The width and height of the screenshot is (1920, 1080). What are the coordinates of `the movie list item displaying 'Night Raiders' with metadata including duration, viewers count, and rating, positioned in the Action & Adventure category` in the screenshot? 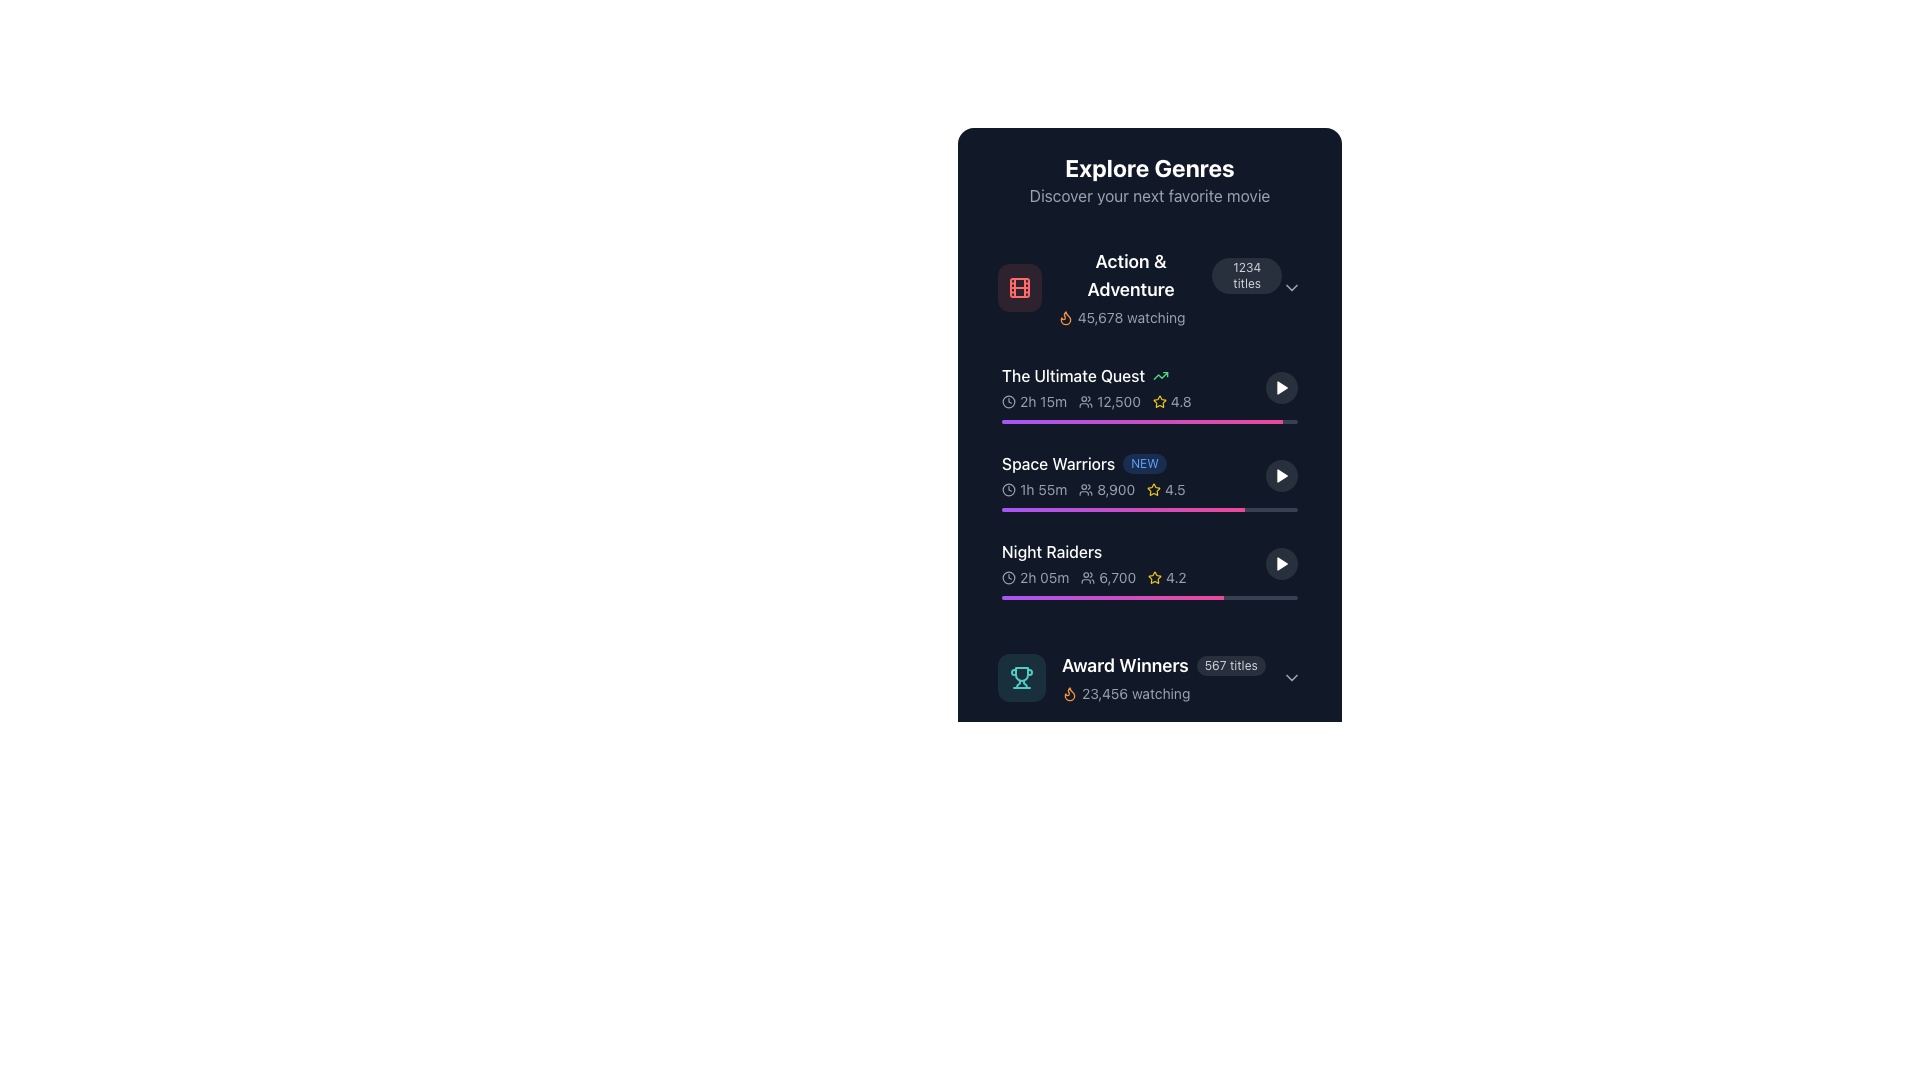 It's located at (1133, 563).